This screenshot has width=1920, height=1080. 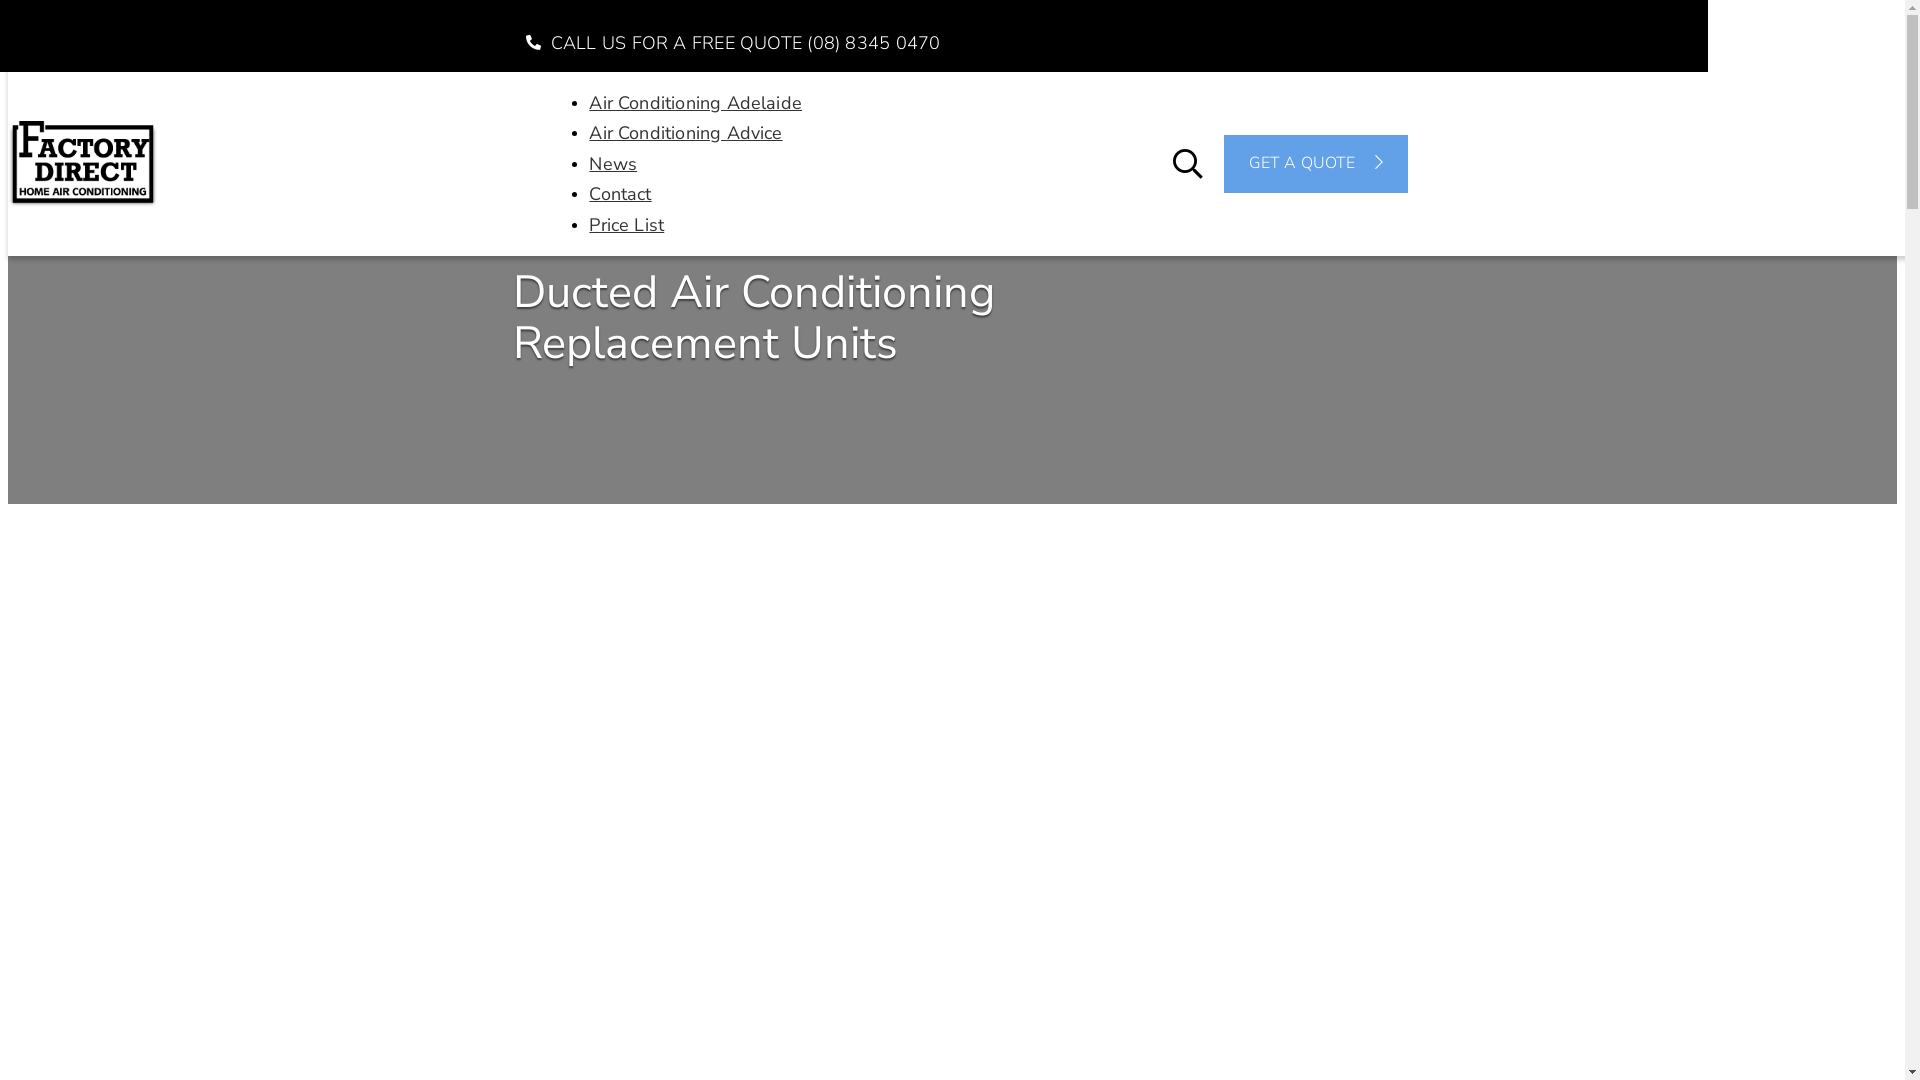 I want to click on 'Air Conditioning Adelaide', so click(x=695, y=101).